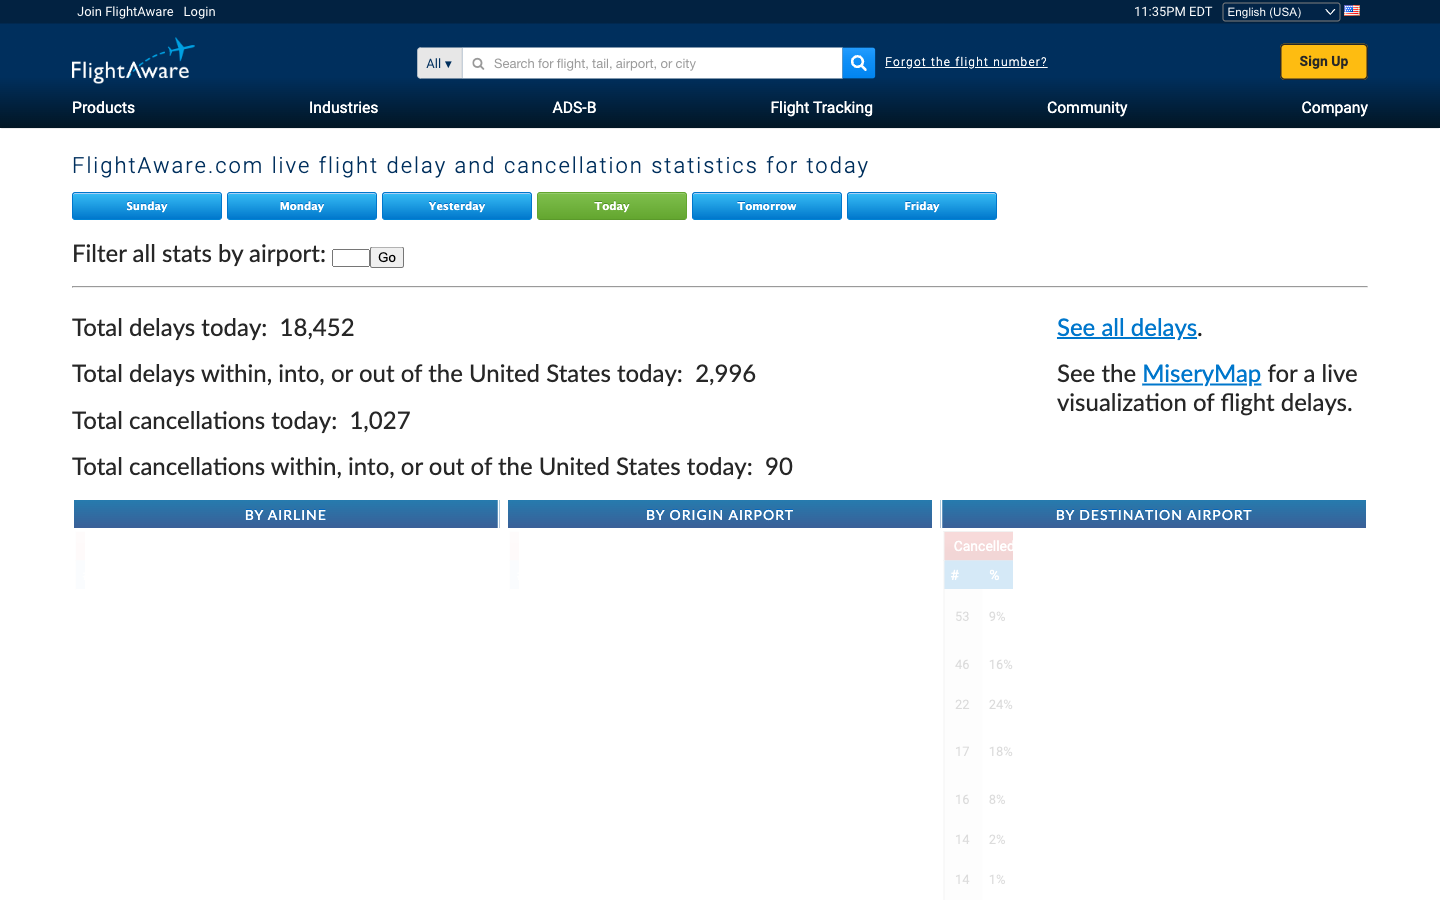  What do you see at coordinates (613, 206) in the screenshot?
I see `Check Flight Aware live flight delay and cancellation statistics for today` at bounding box center [613, 206].